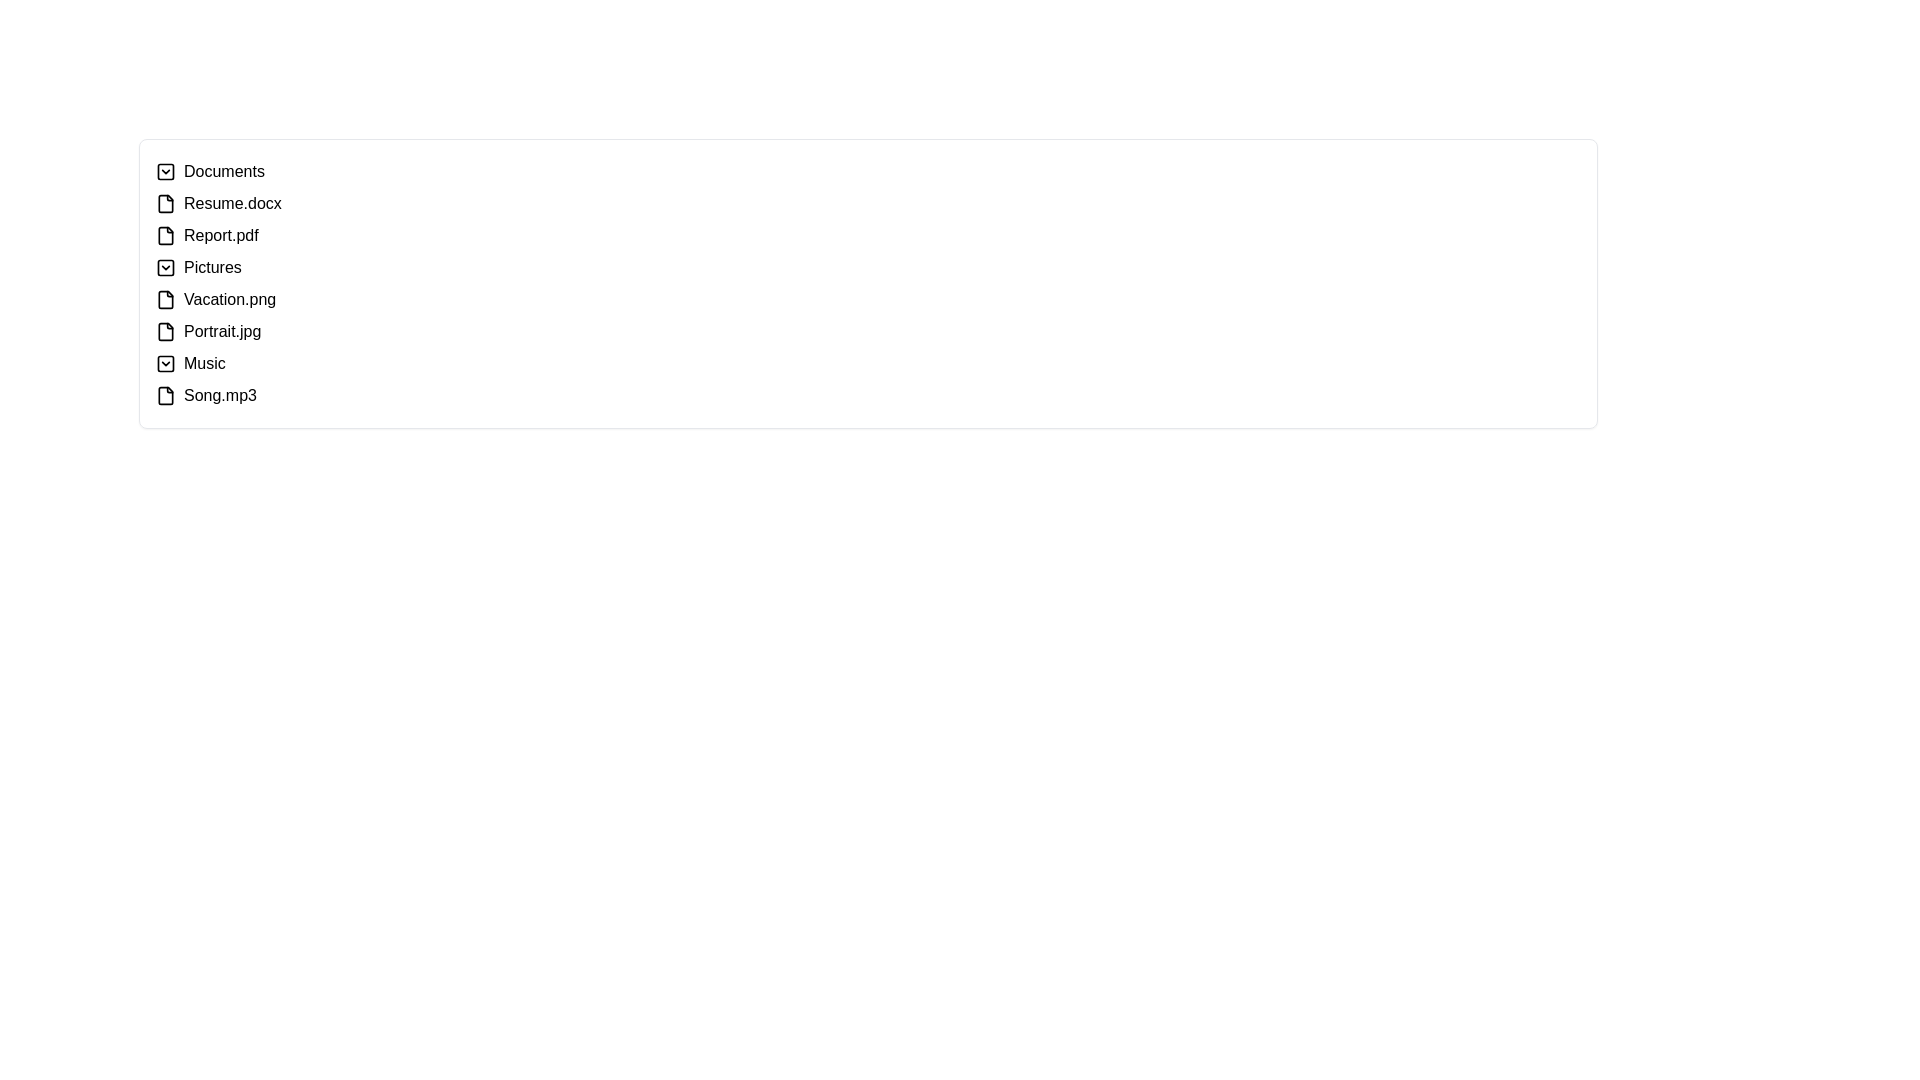 The height and width of the screenshot is (1080, 1920). Describe the element at coordinates (222, 330) in the screenshot. I see `the second text label under the 'Pictures' section that displays the file name, as part of a file explorer interface` at that location.